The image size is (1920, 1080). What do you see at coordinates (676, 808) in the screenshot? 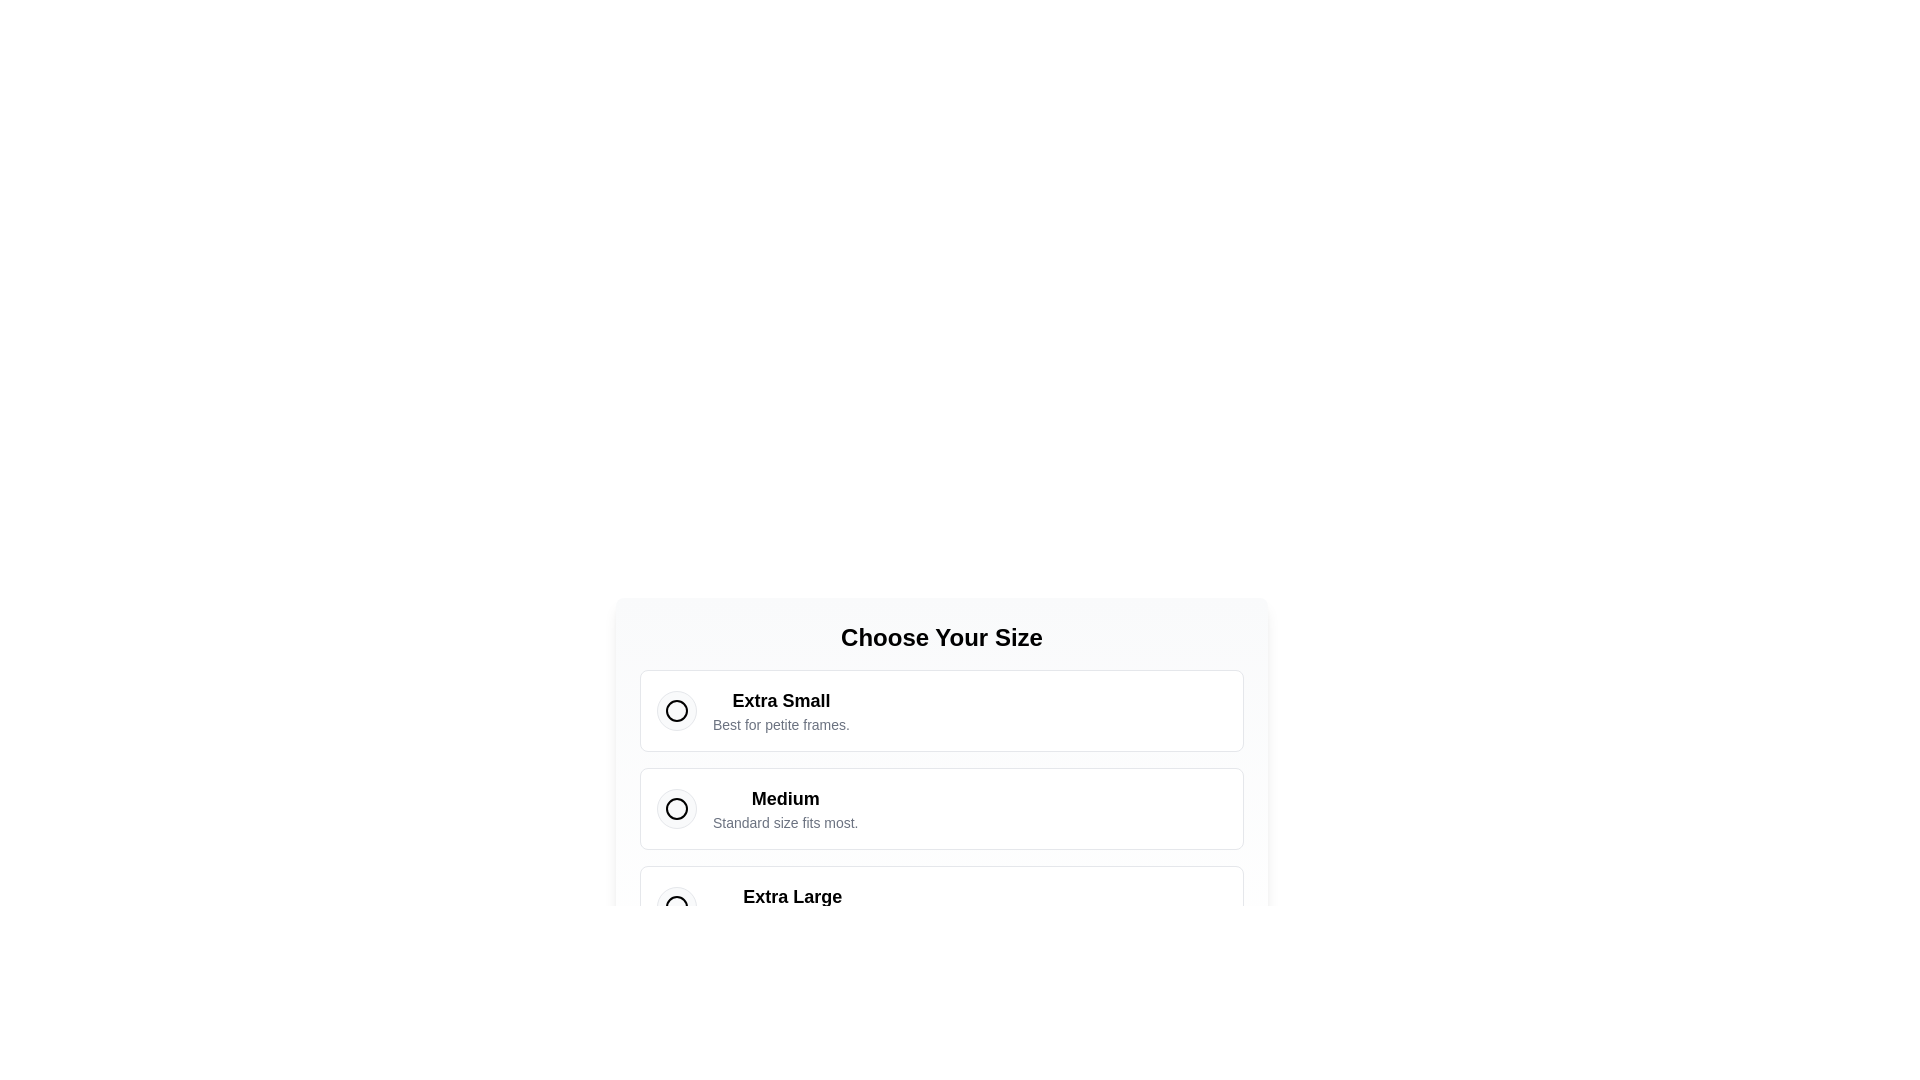
I see `the radio button next to the 'Medium' size option` at bounding box center [676, 808].